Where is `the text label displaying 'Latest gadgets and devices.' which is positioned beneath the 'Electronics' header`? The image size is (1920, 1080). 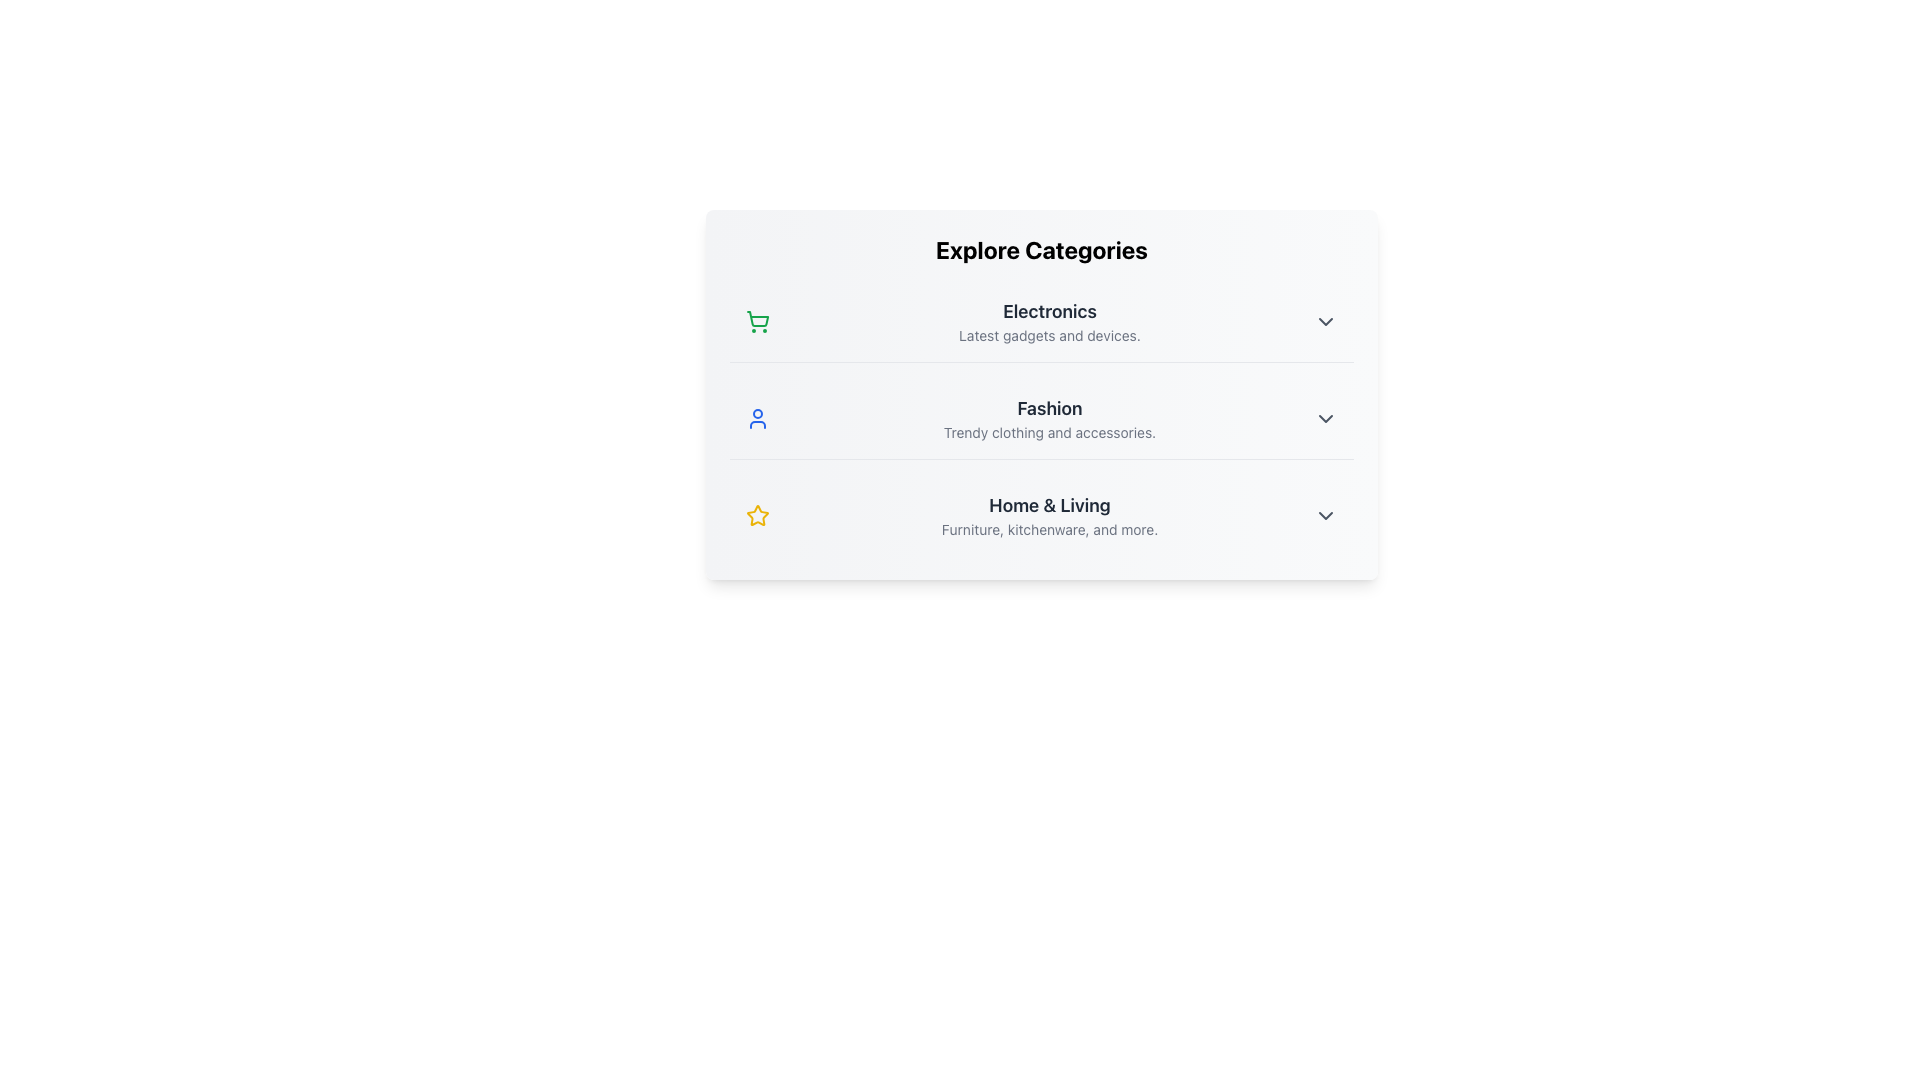
the text label displaying 'Latest gadgets and devices.' which is positioned beneath the 'Electronics' header is located at coordinates (1049, 334).